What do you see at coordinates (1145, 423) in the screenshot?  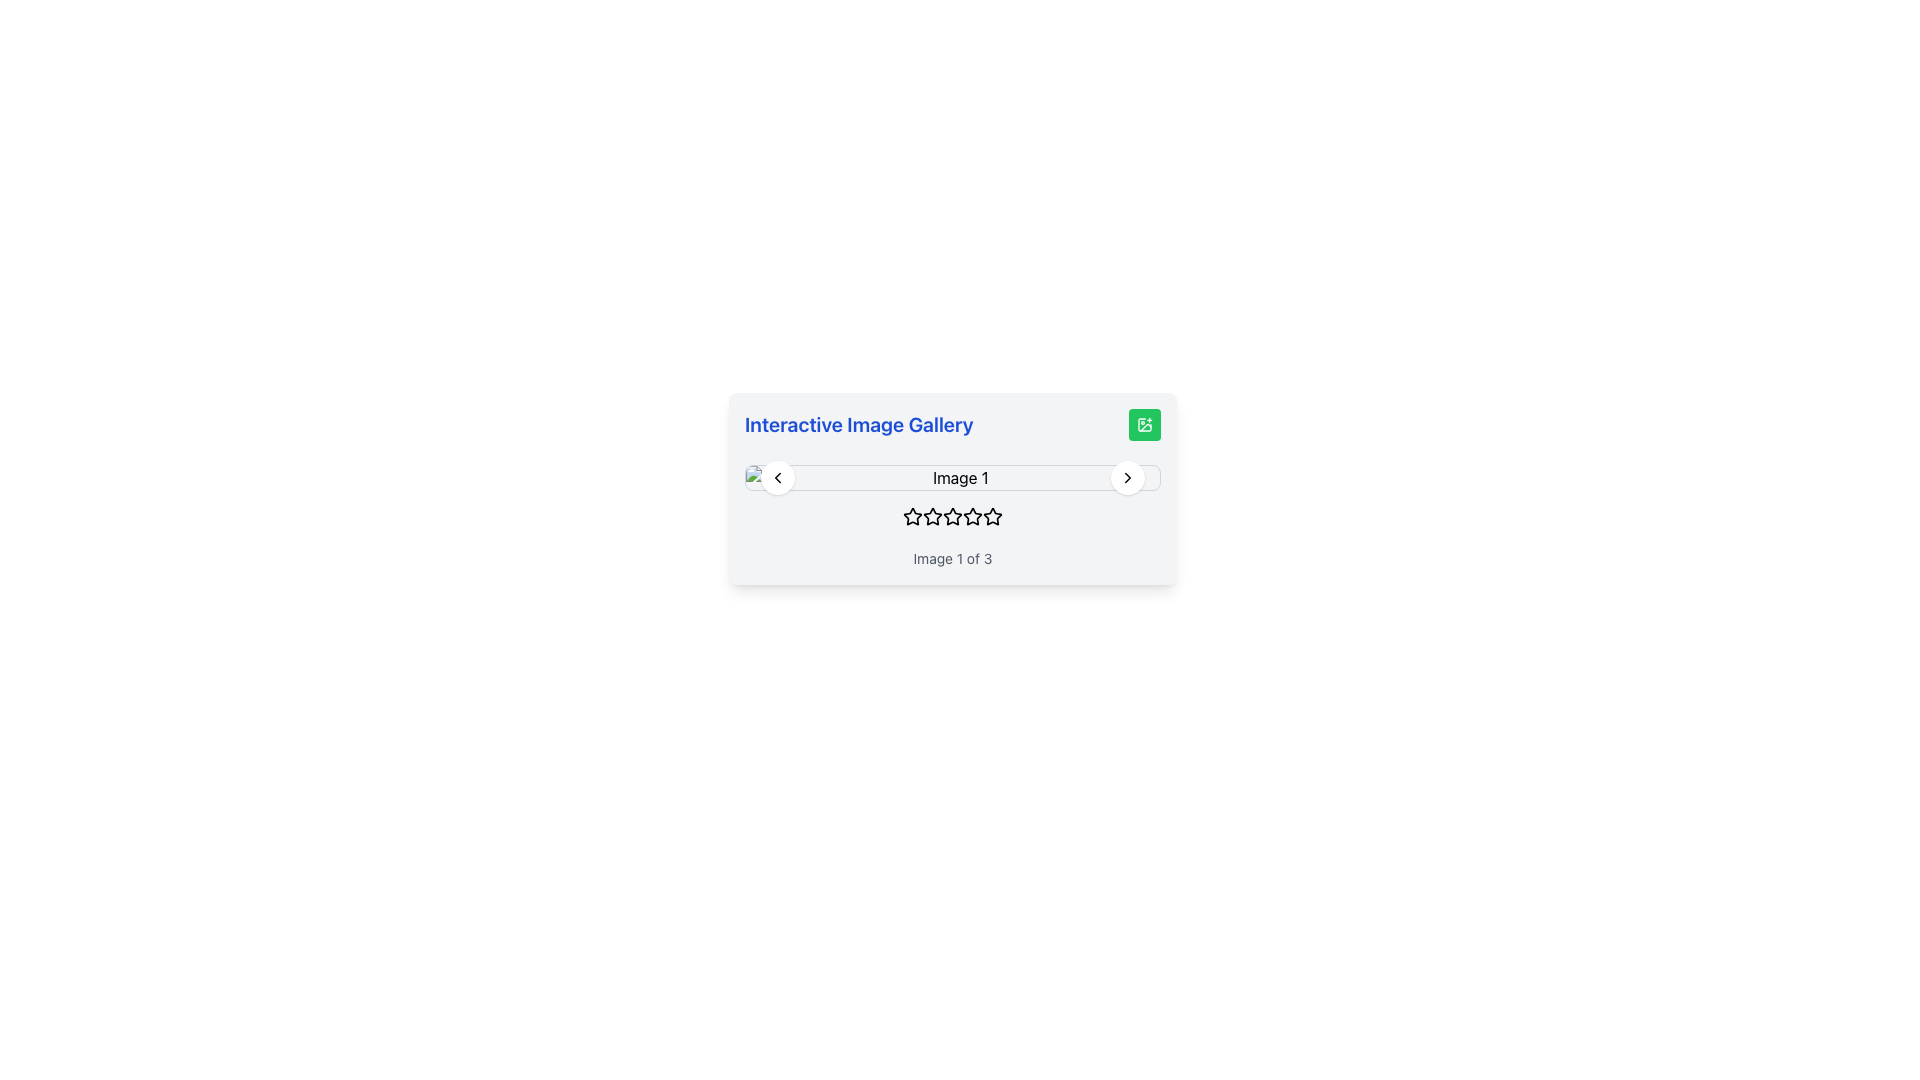 I see `the decorative graphic element of the 'image plus' icon within the SVG group 'lucide-image-plus' located on the green button in the top-right corner of the 'Interactive Image Gallery' interface` at bounding box center [1145, 423].